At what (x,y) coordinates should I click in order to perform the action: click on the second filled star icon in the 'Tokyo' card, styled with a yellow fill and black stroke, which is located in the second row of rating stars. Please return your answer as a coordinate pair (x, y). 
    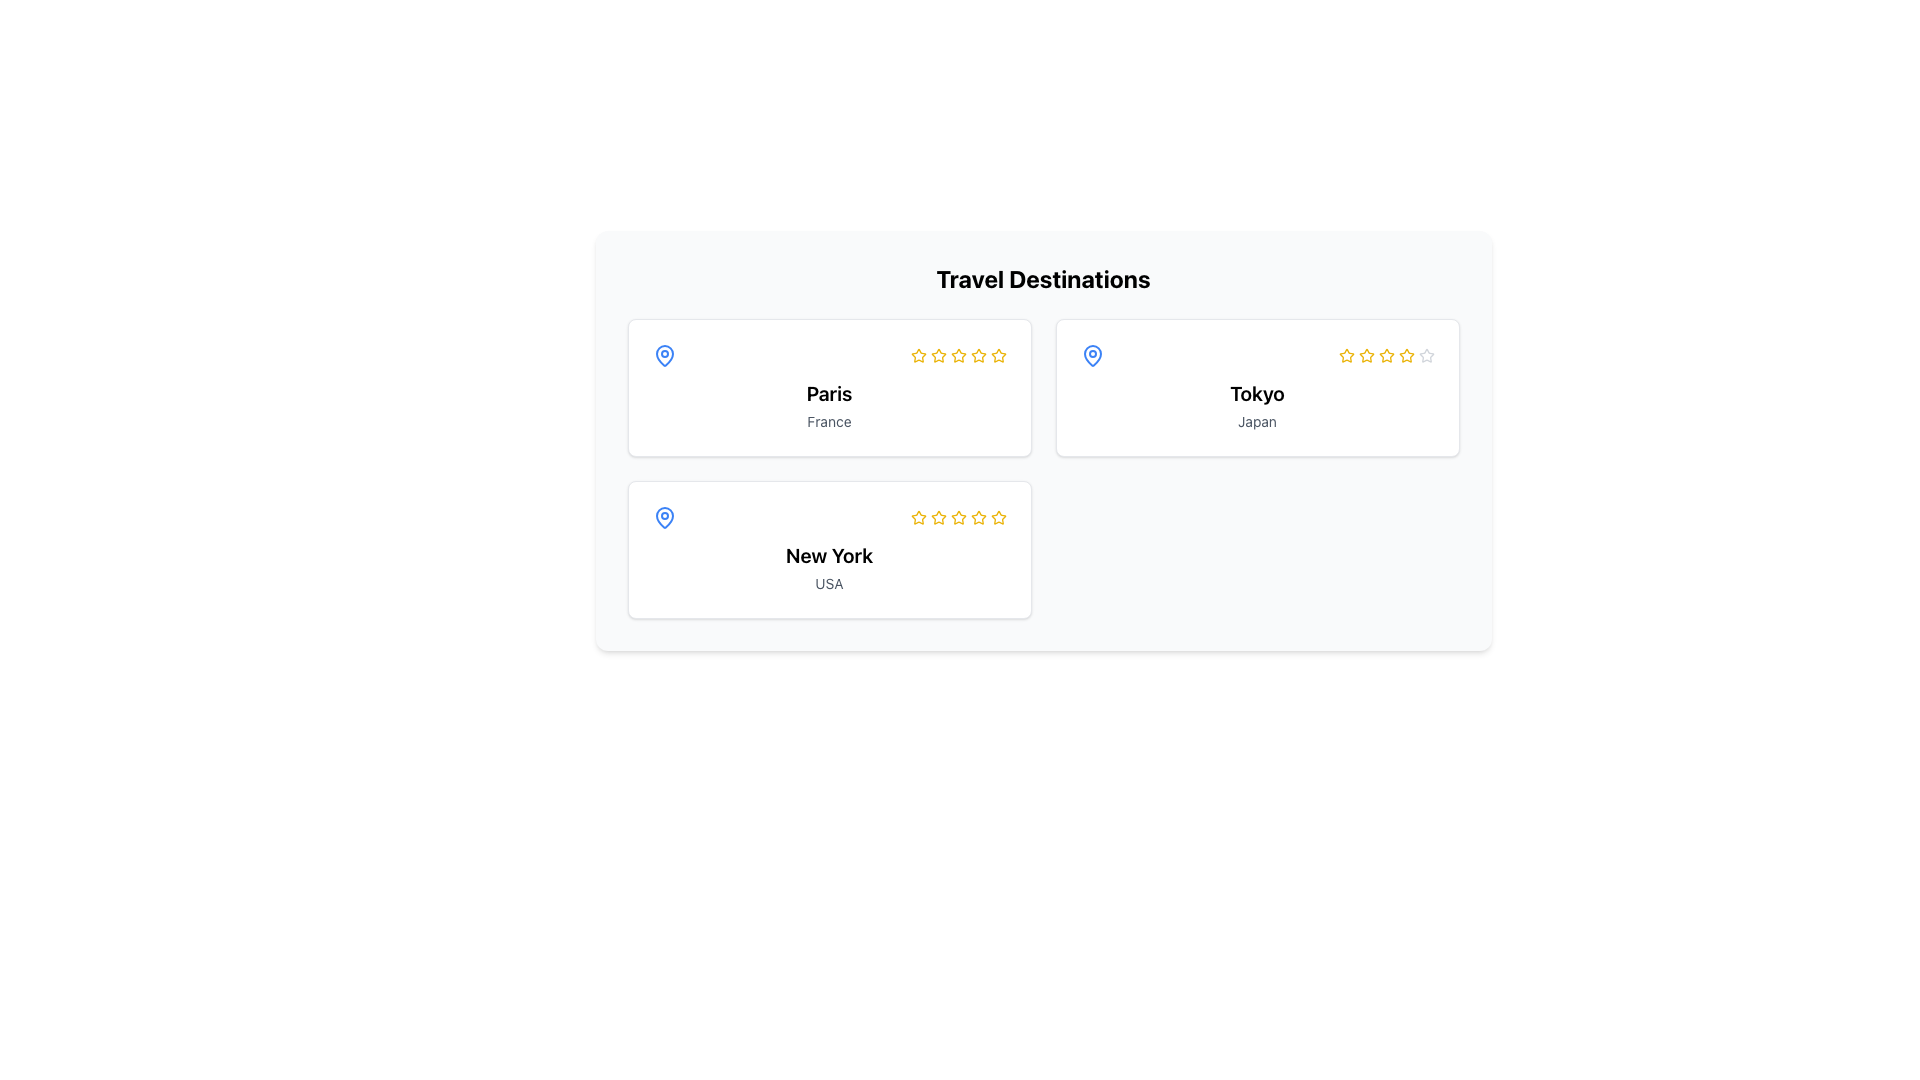
    Looking at the image, I should click on (1365, 354).